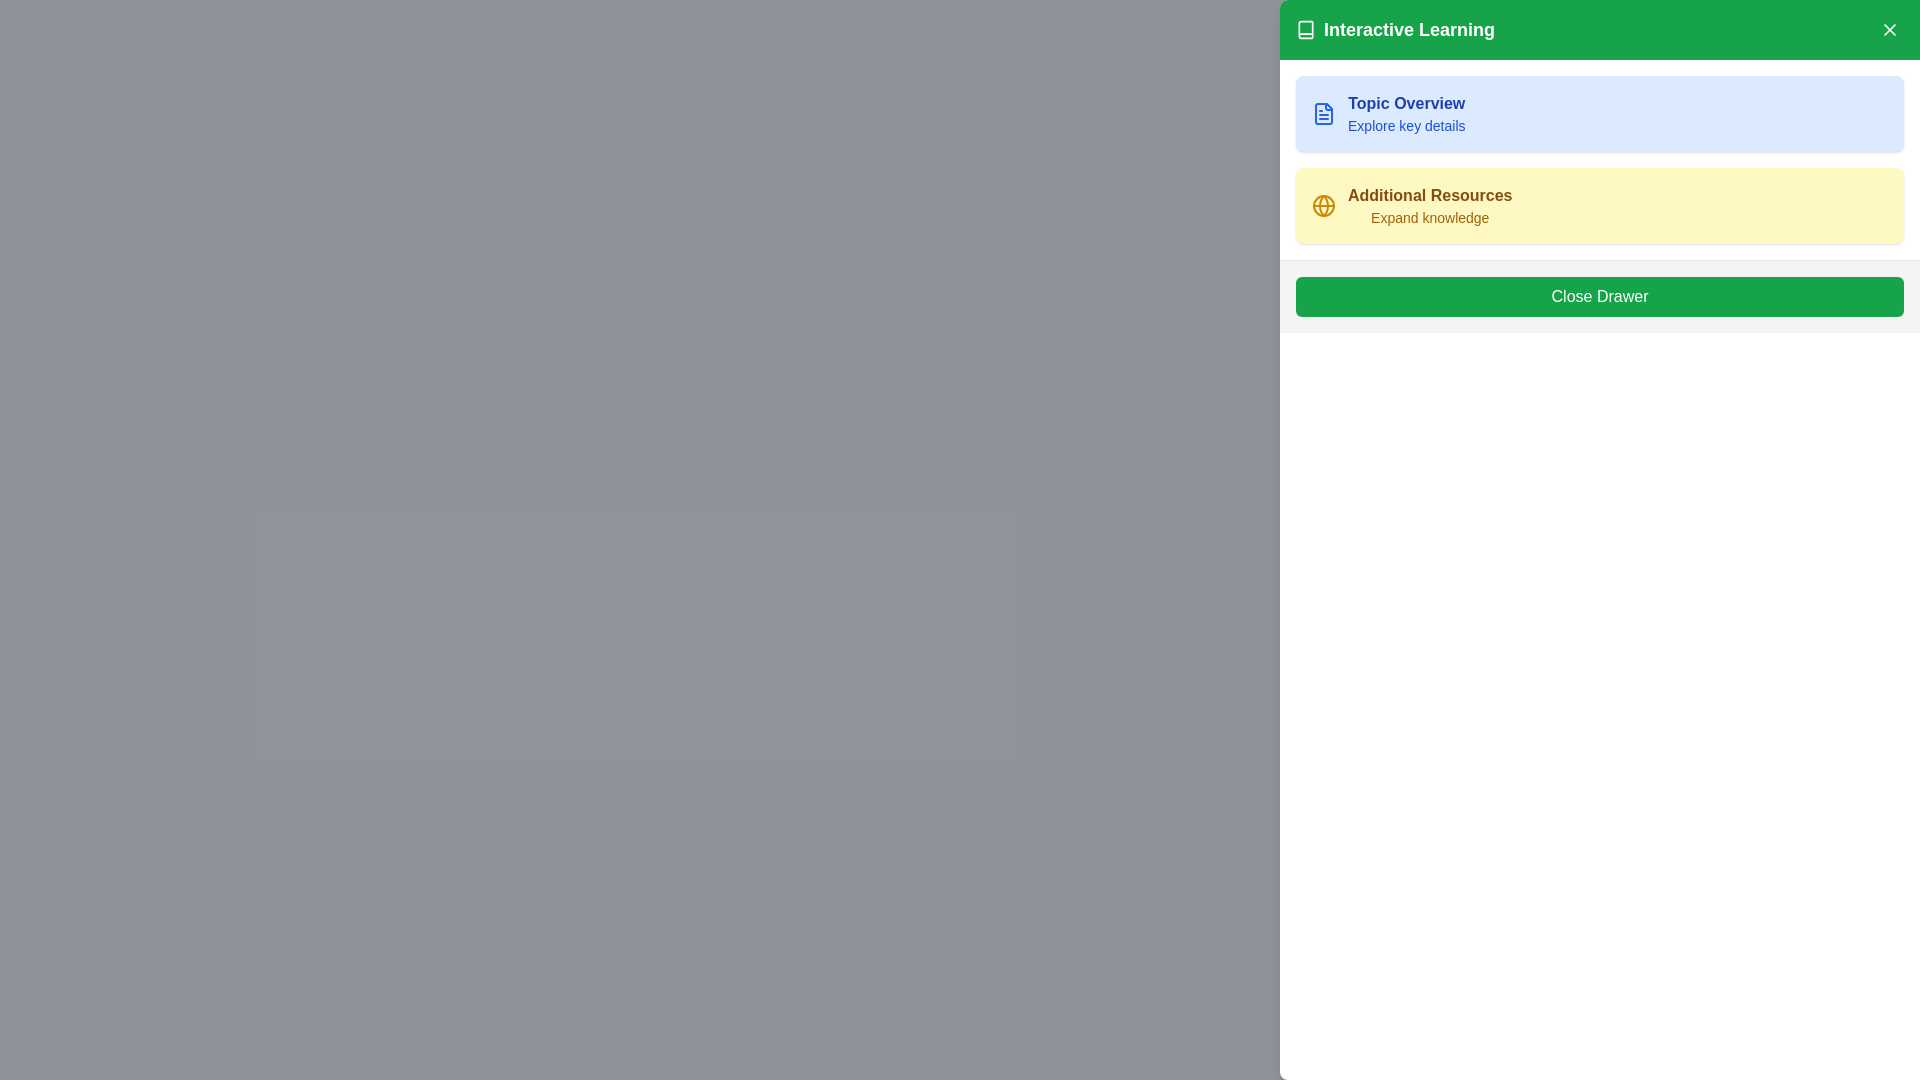  I want to click on the green 'Close Drawer' button located at the bottom section of the drawer-like panel on the right side of the interface, so click(1598, 297).